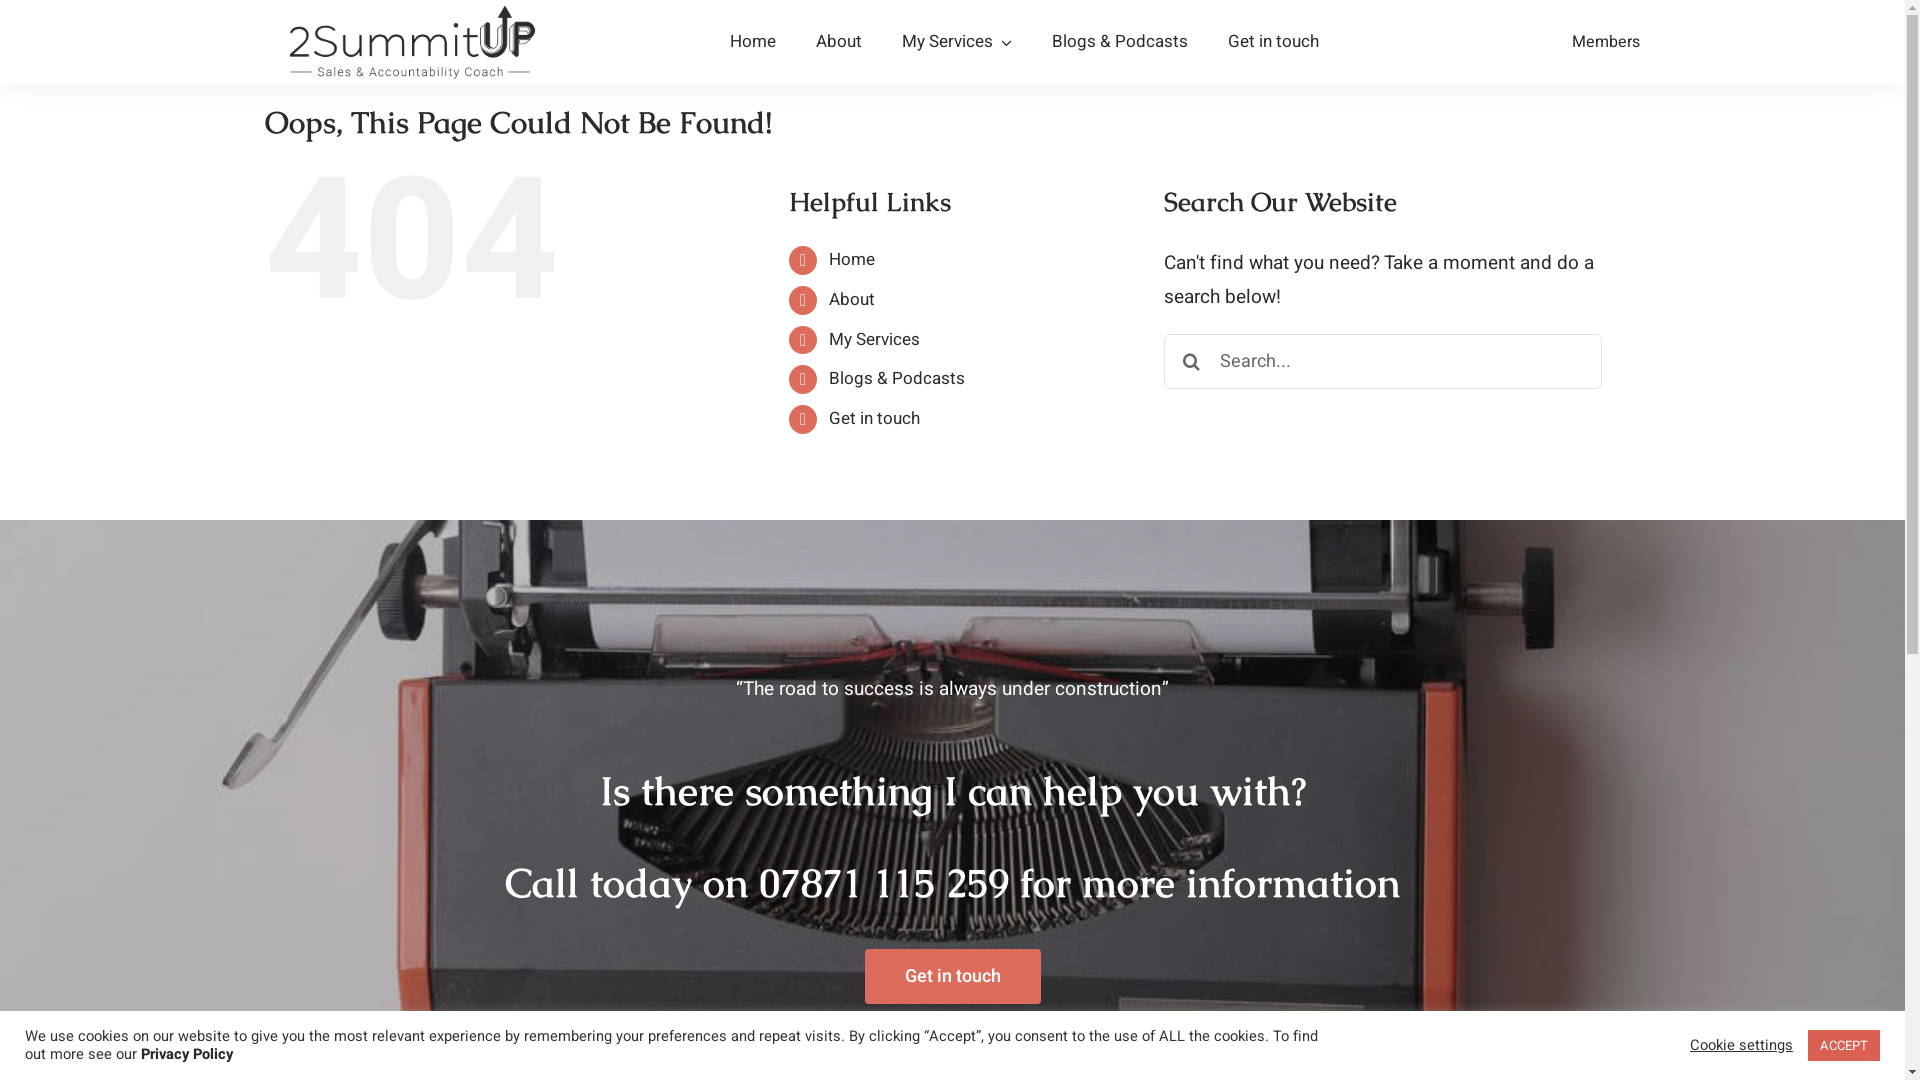  What do you see at coordinates (187, 1053) in the screenshot?
I see `'Privacy Policy'` at bounding box center [187, 1053].